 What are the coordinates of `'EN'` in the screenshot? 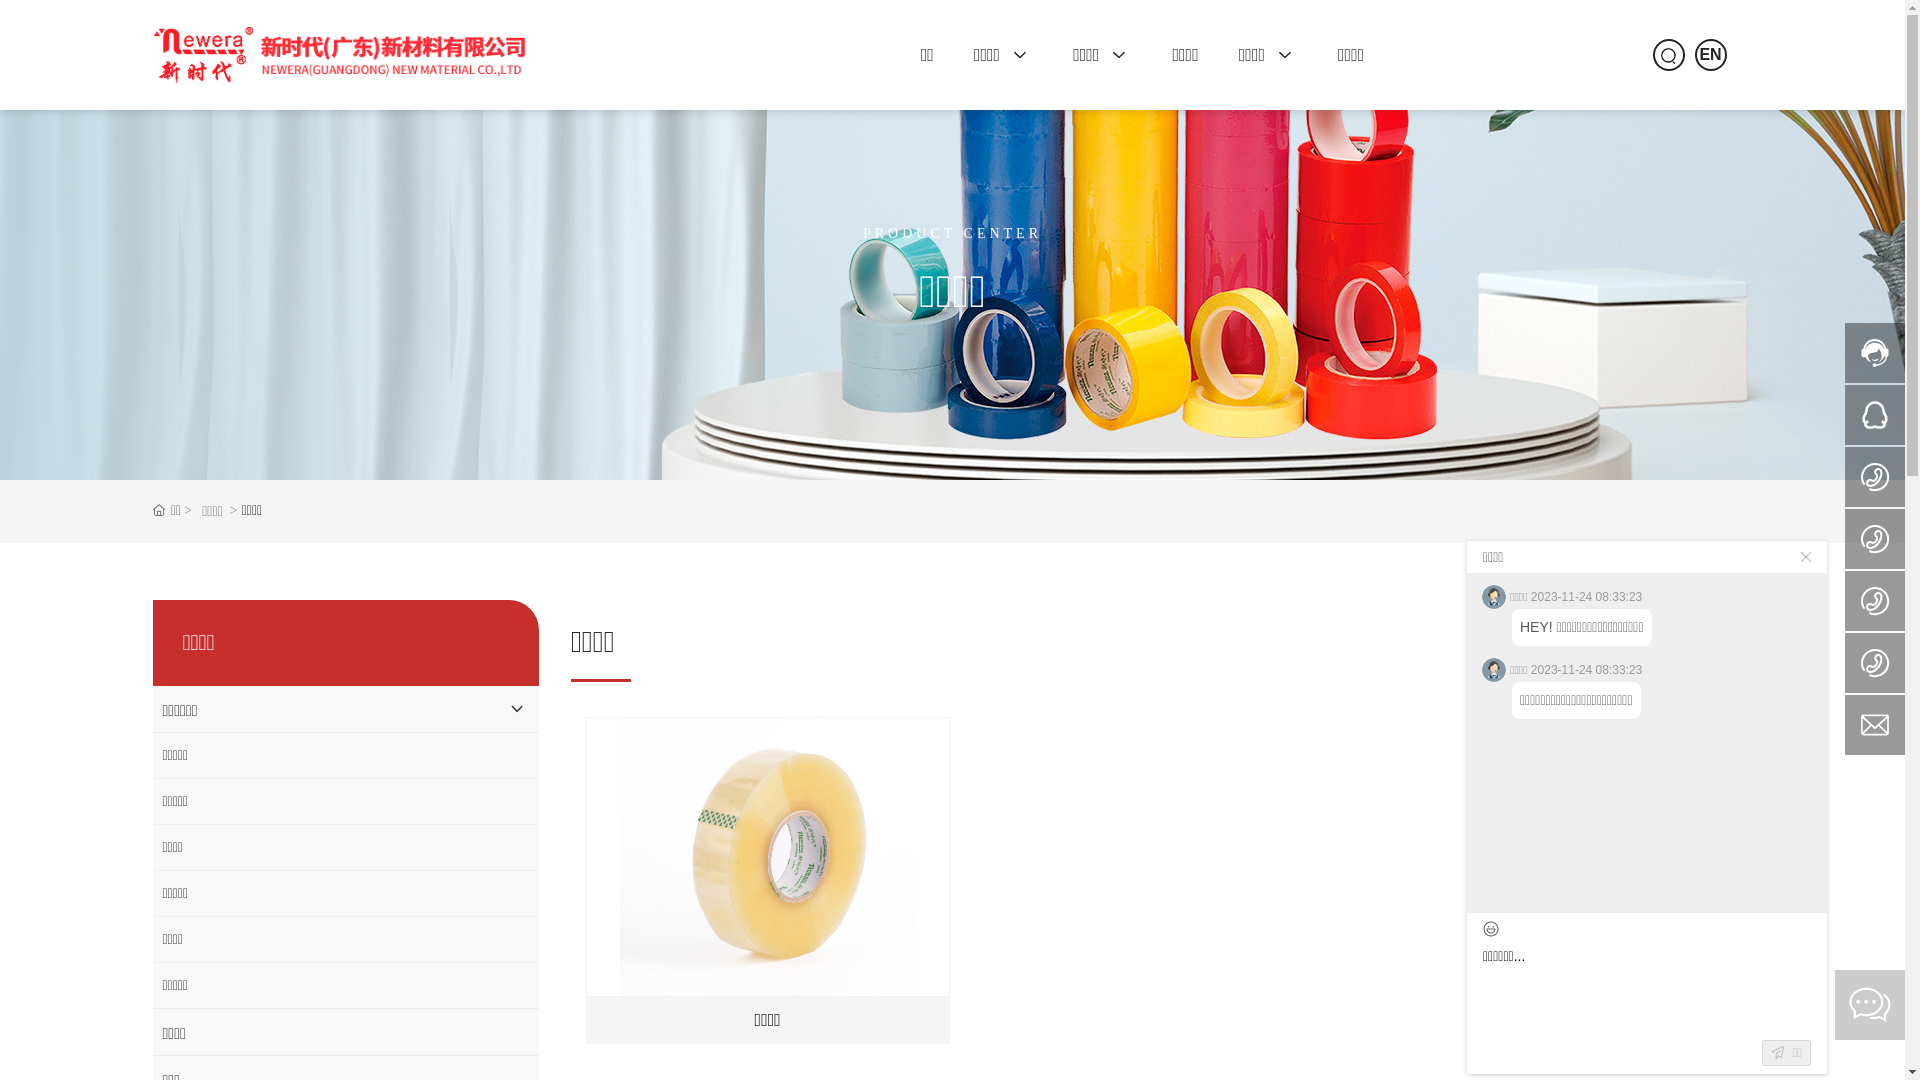 It's located at (1708, 53).